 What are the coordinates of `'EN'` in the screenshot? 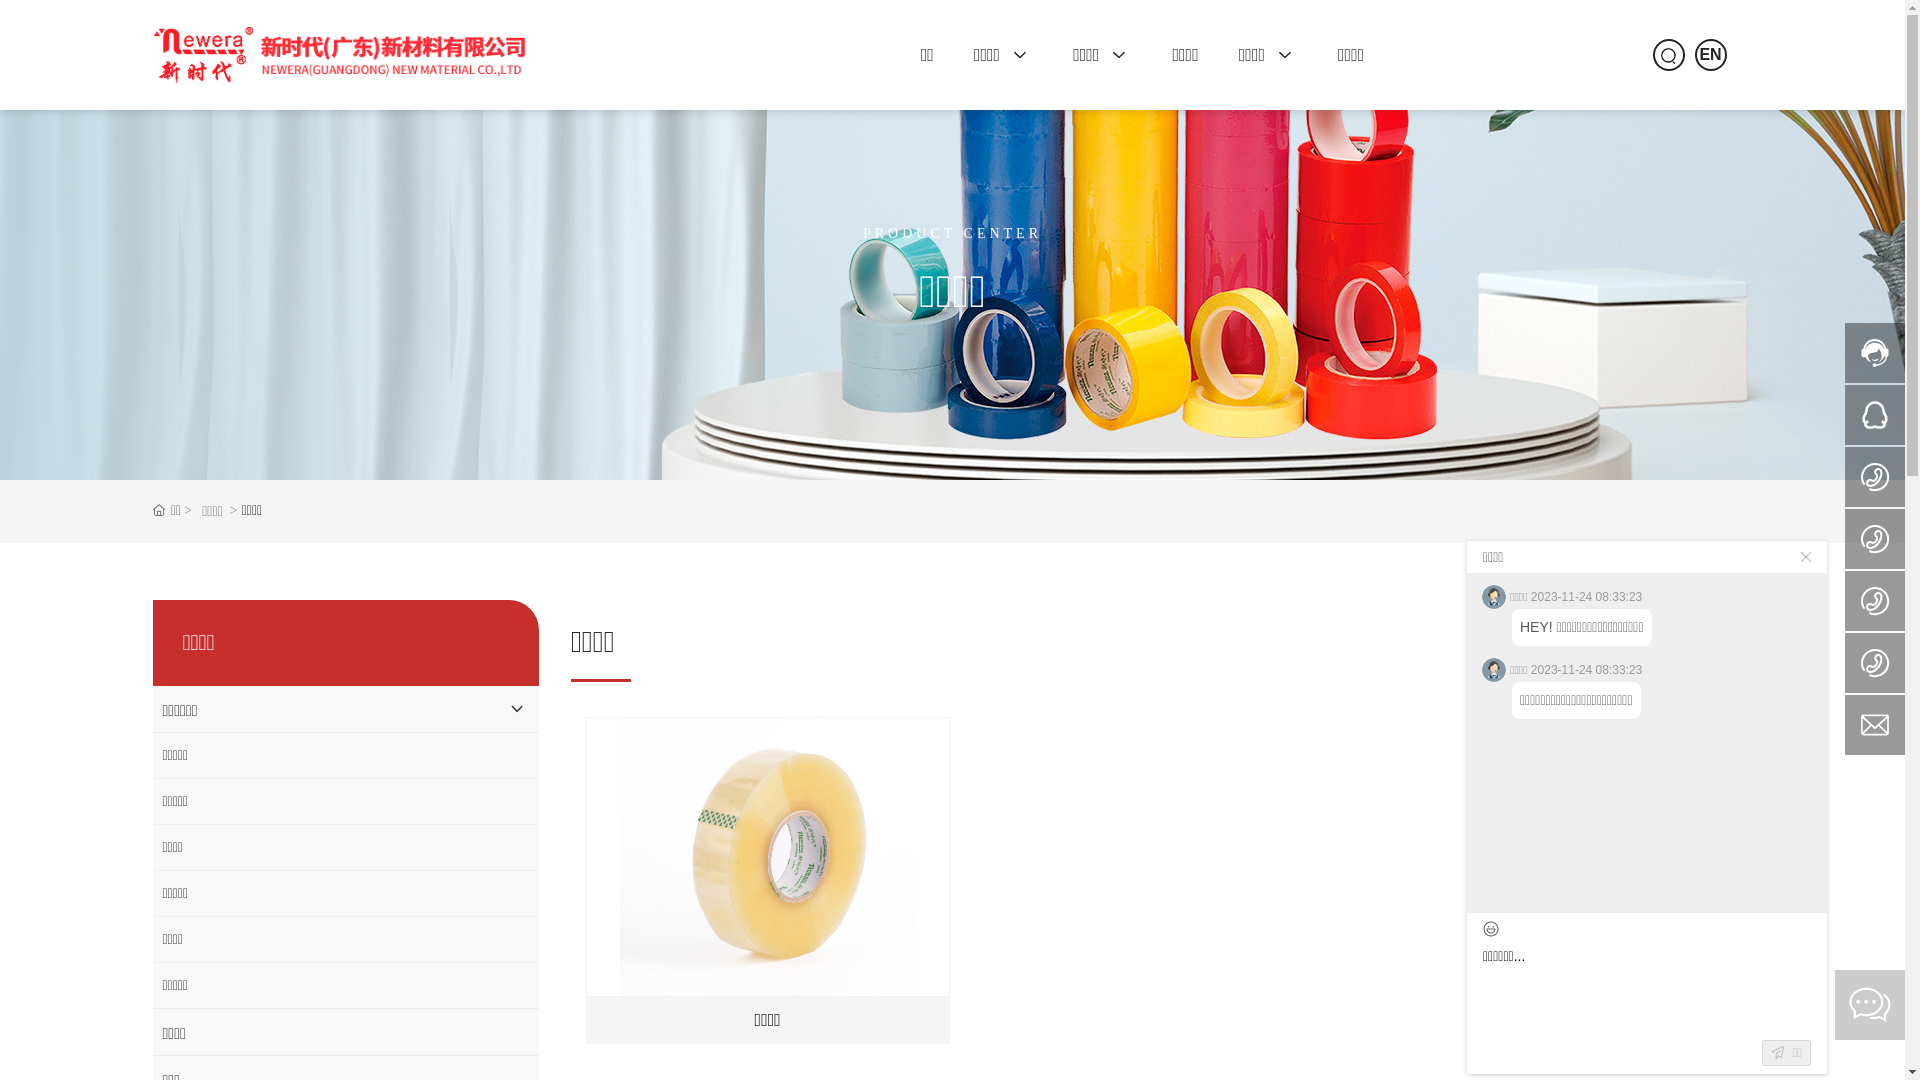 It's located at (1708, 53).